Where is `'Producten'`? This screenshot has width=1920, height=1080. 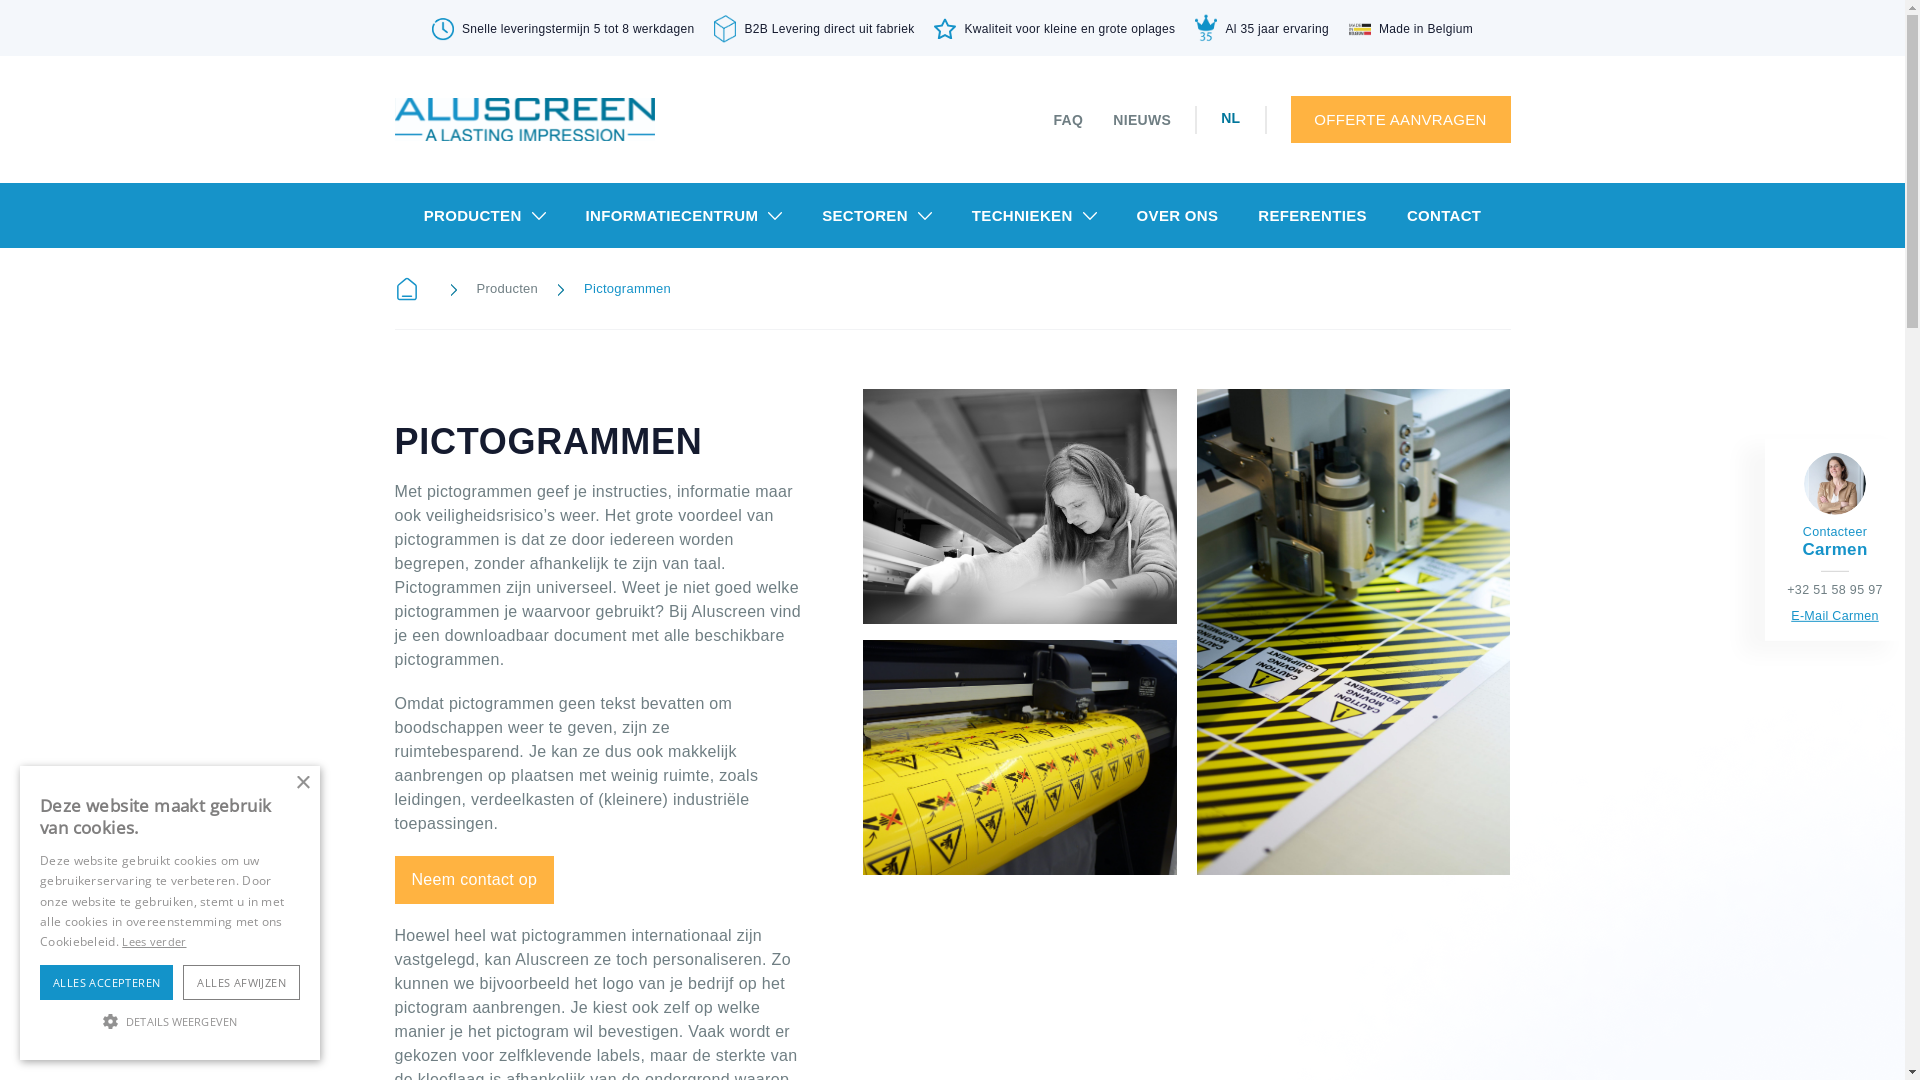
'Producten' is located at coordinates (507, 289).